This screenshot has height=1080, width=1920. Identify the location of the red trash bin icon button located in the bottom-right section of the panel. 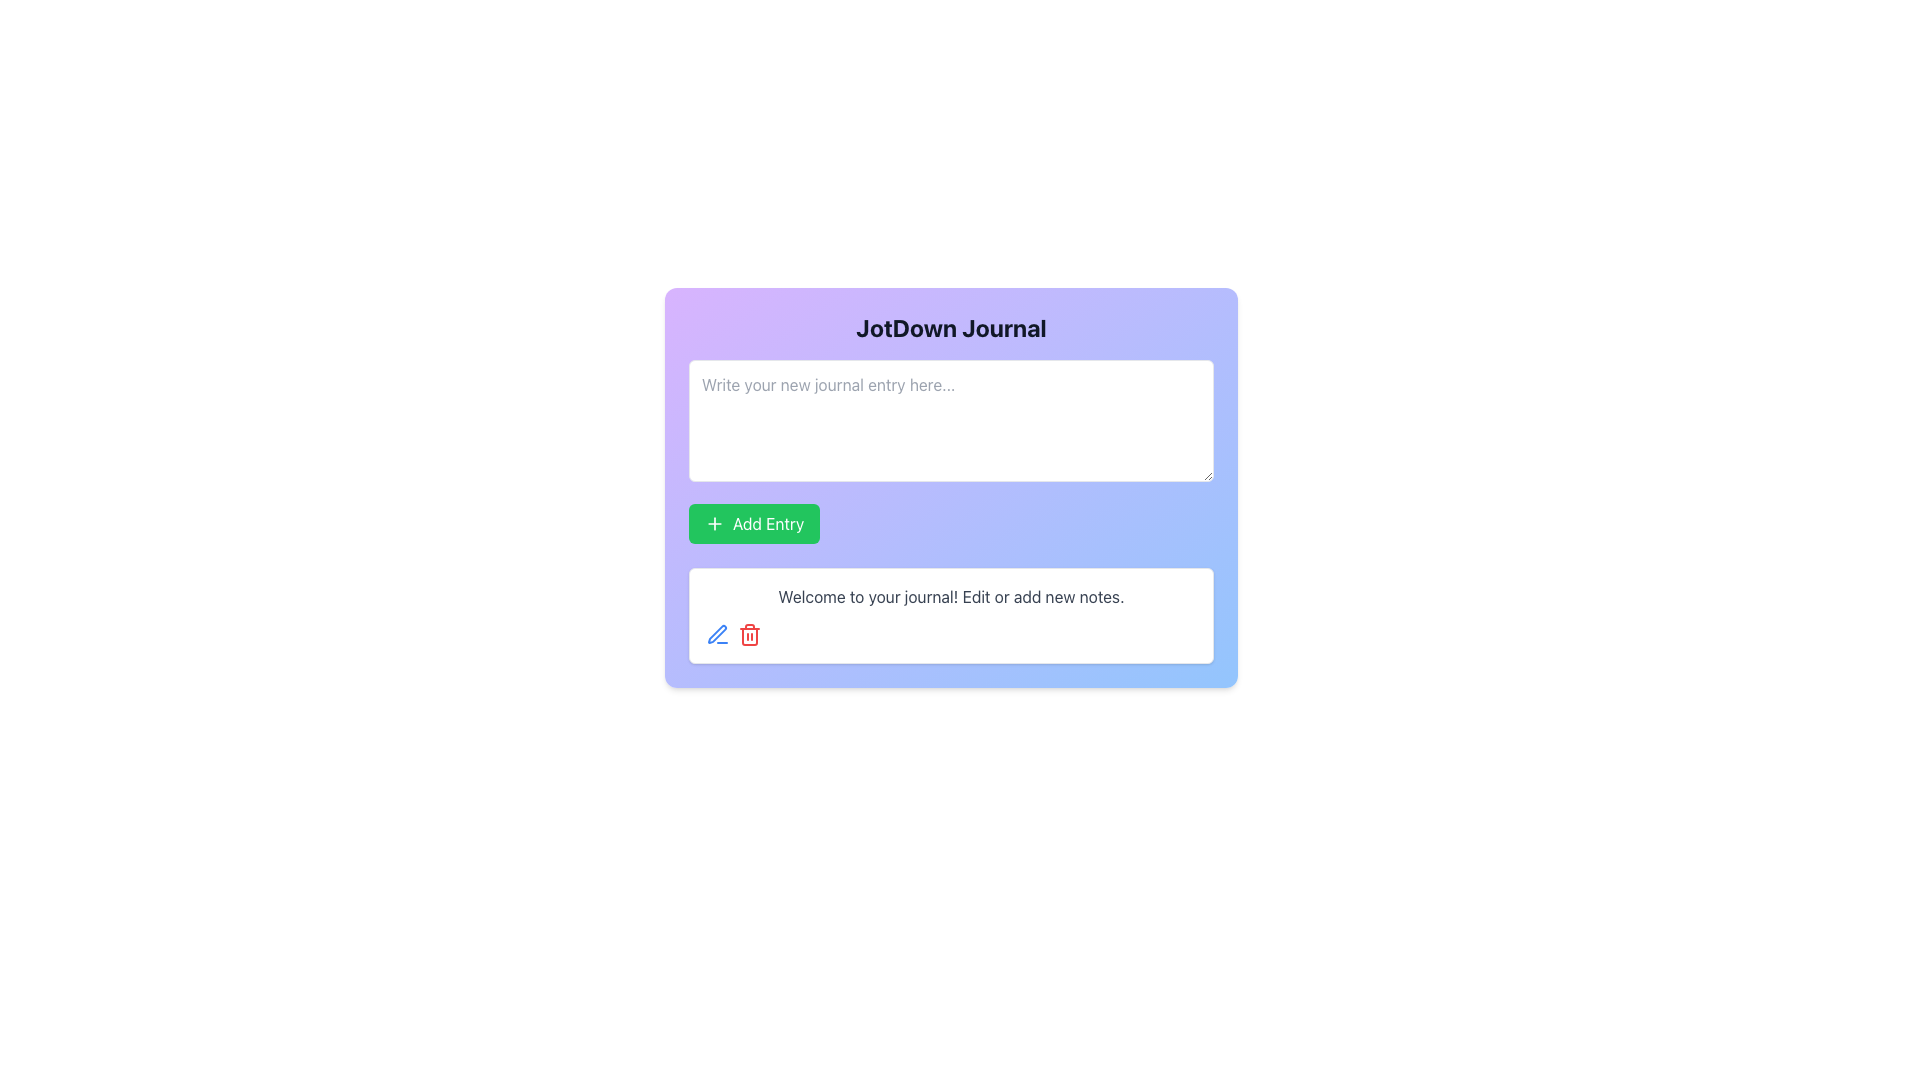
(748, 633).